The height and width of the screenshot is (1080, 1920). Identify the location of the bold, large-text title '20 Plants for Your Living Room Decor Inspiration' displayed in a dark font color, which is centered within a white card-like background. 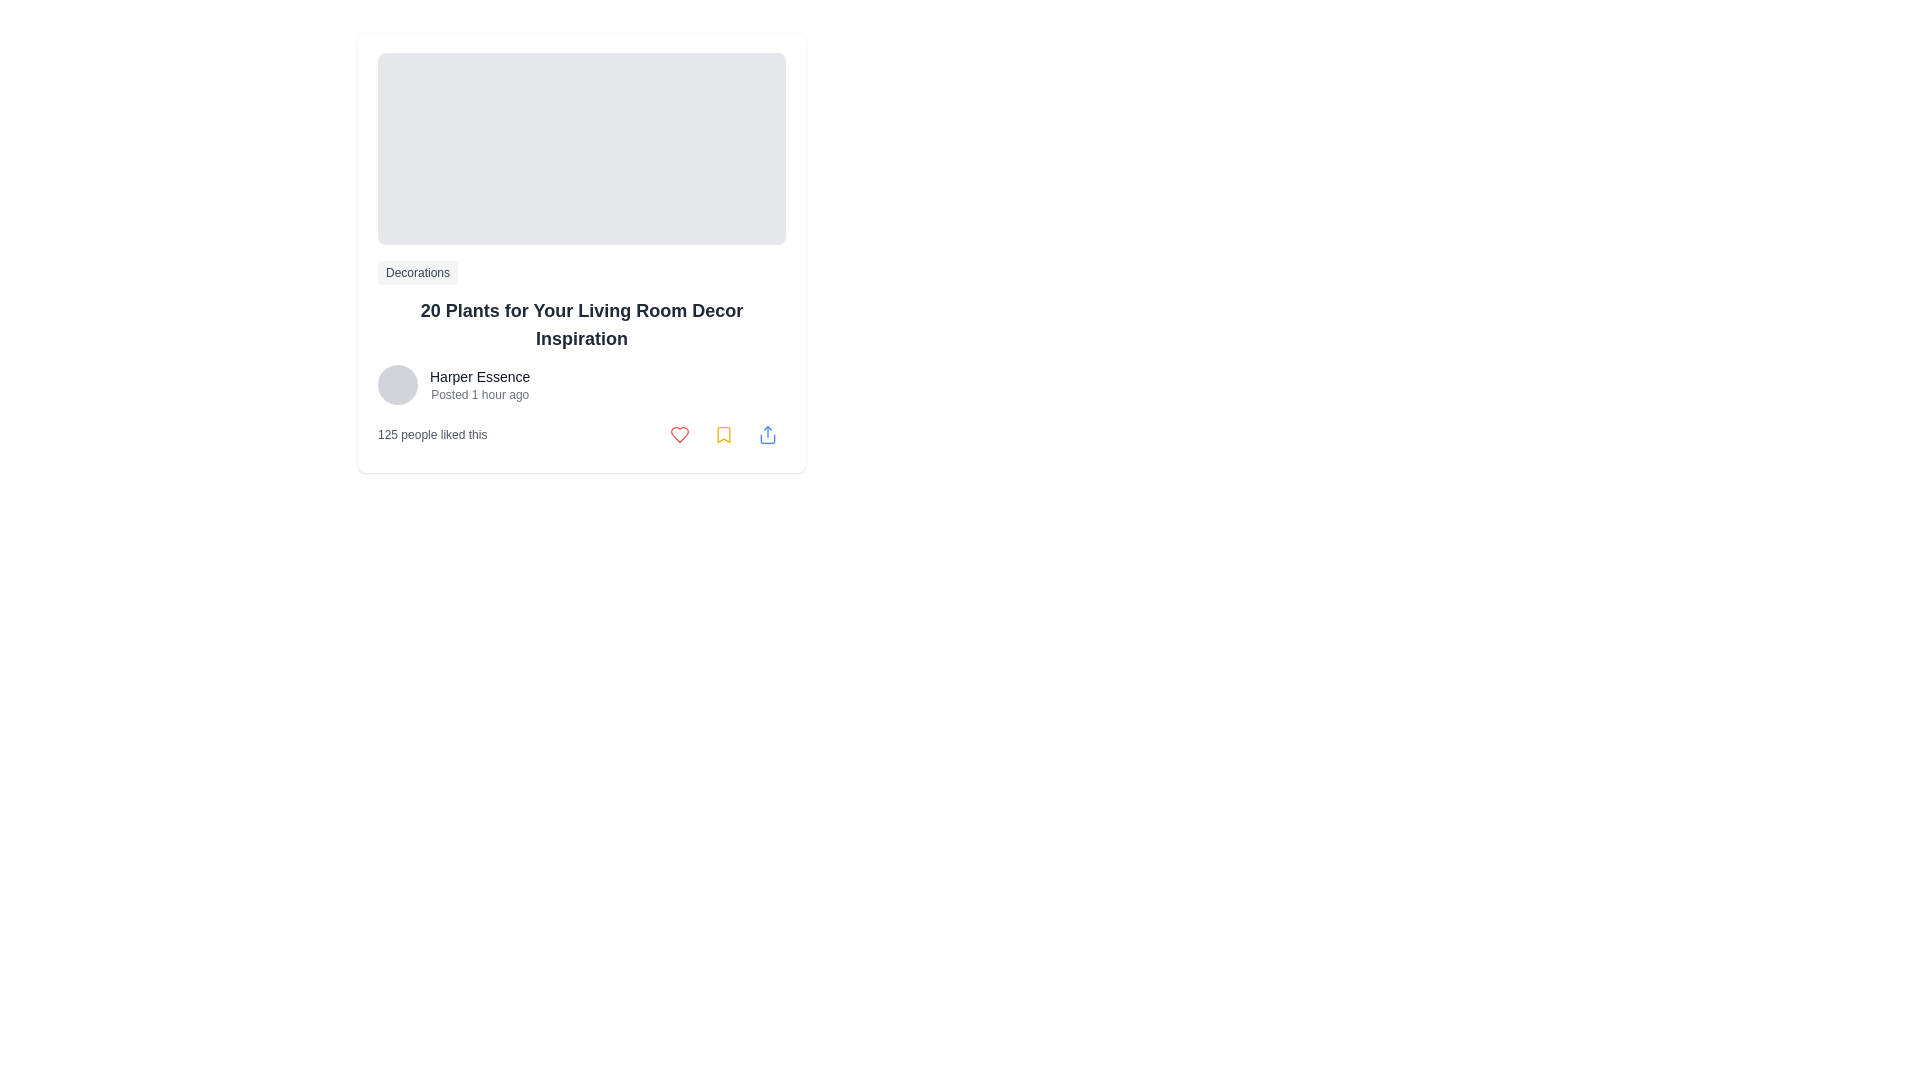
(580, 323).